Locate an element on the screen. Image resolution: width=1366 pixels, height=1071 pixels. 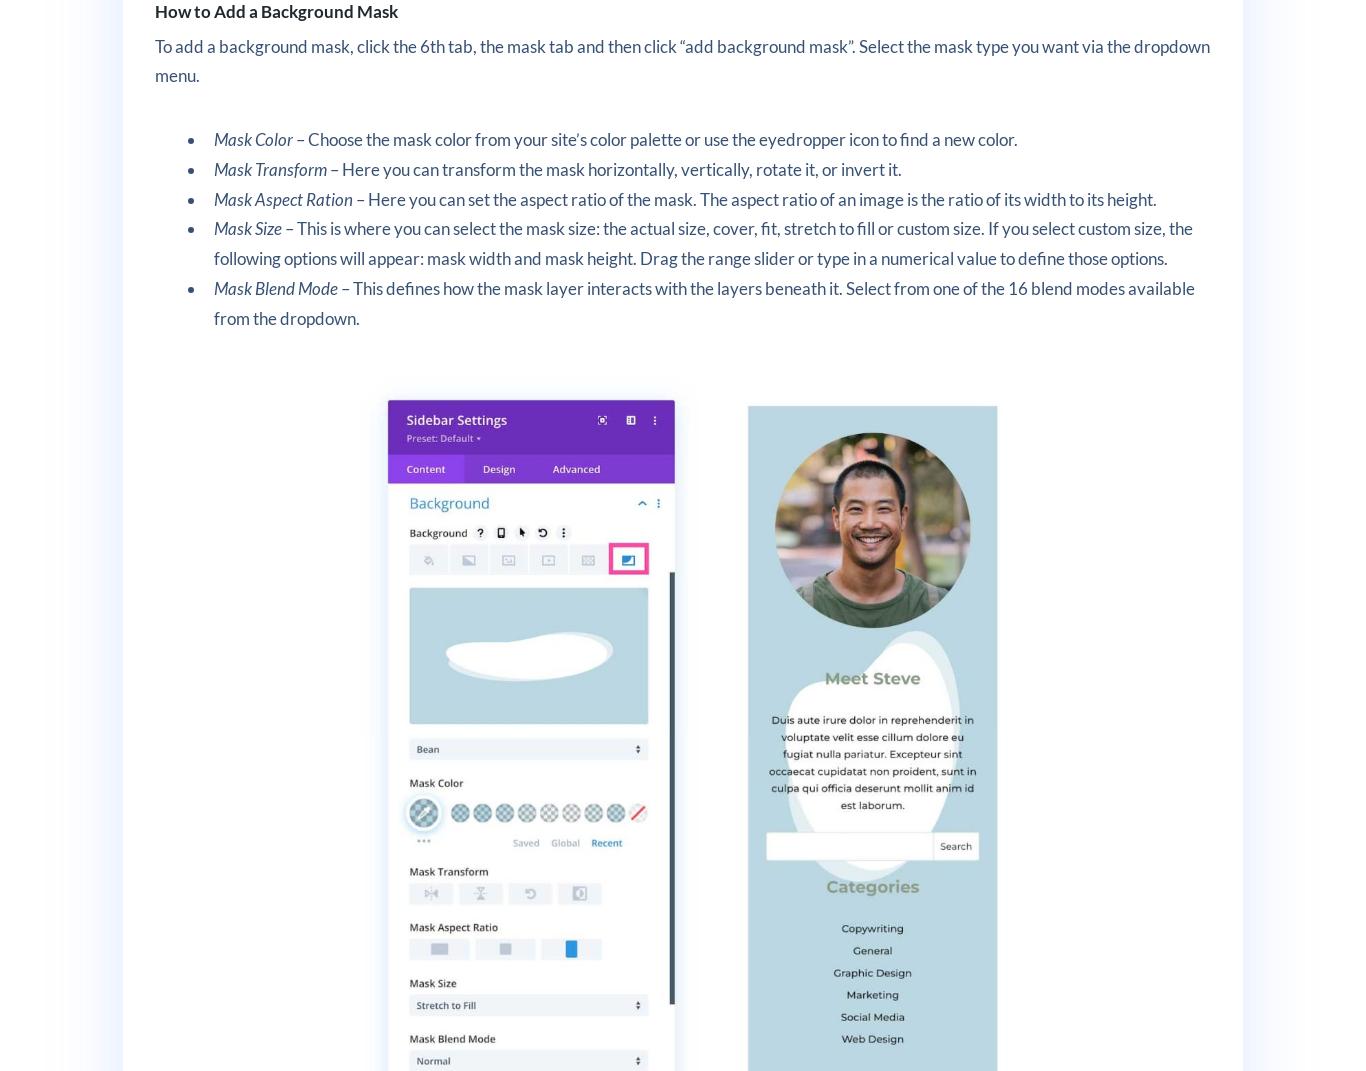
'Mask Size' is located at coordinates (213, 227).